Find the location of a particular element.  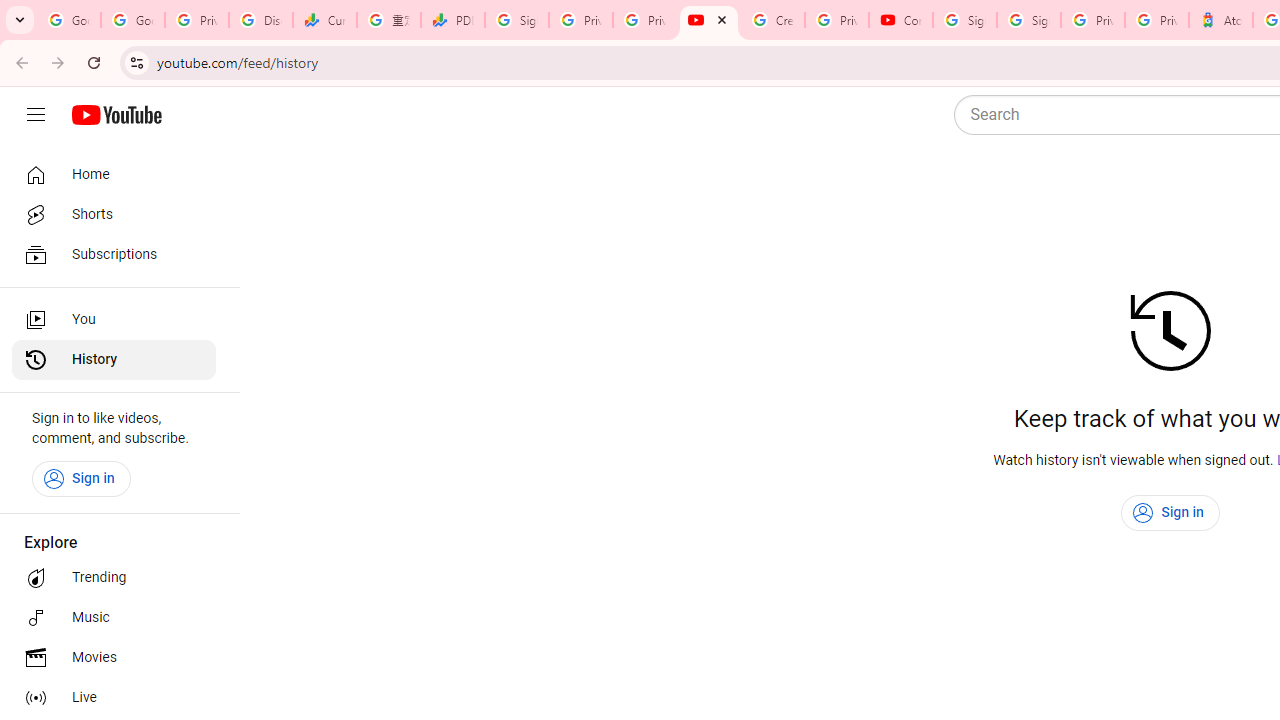

'Google Workspace Admin Community' is located at coordinates (69, 20).